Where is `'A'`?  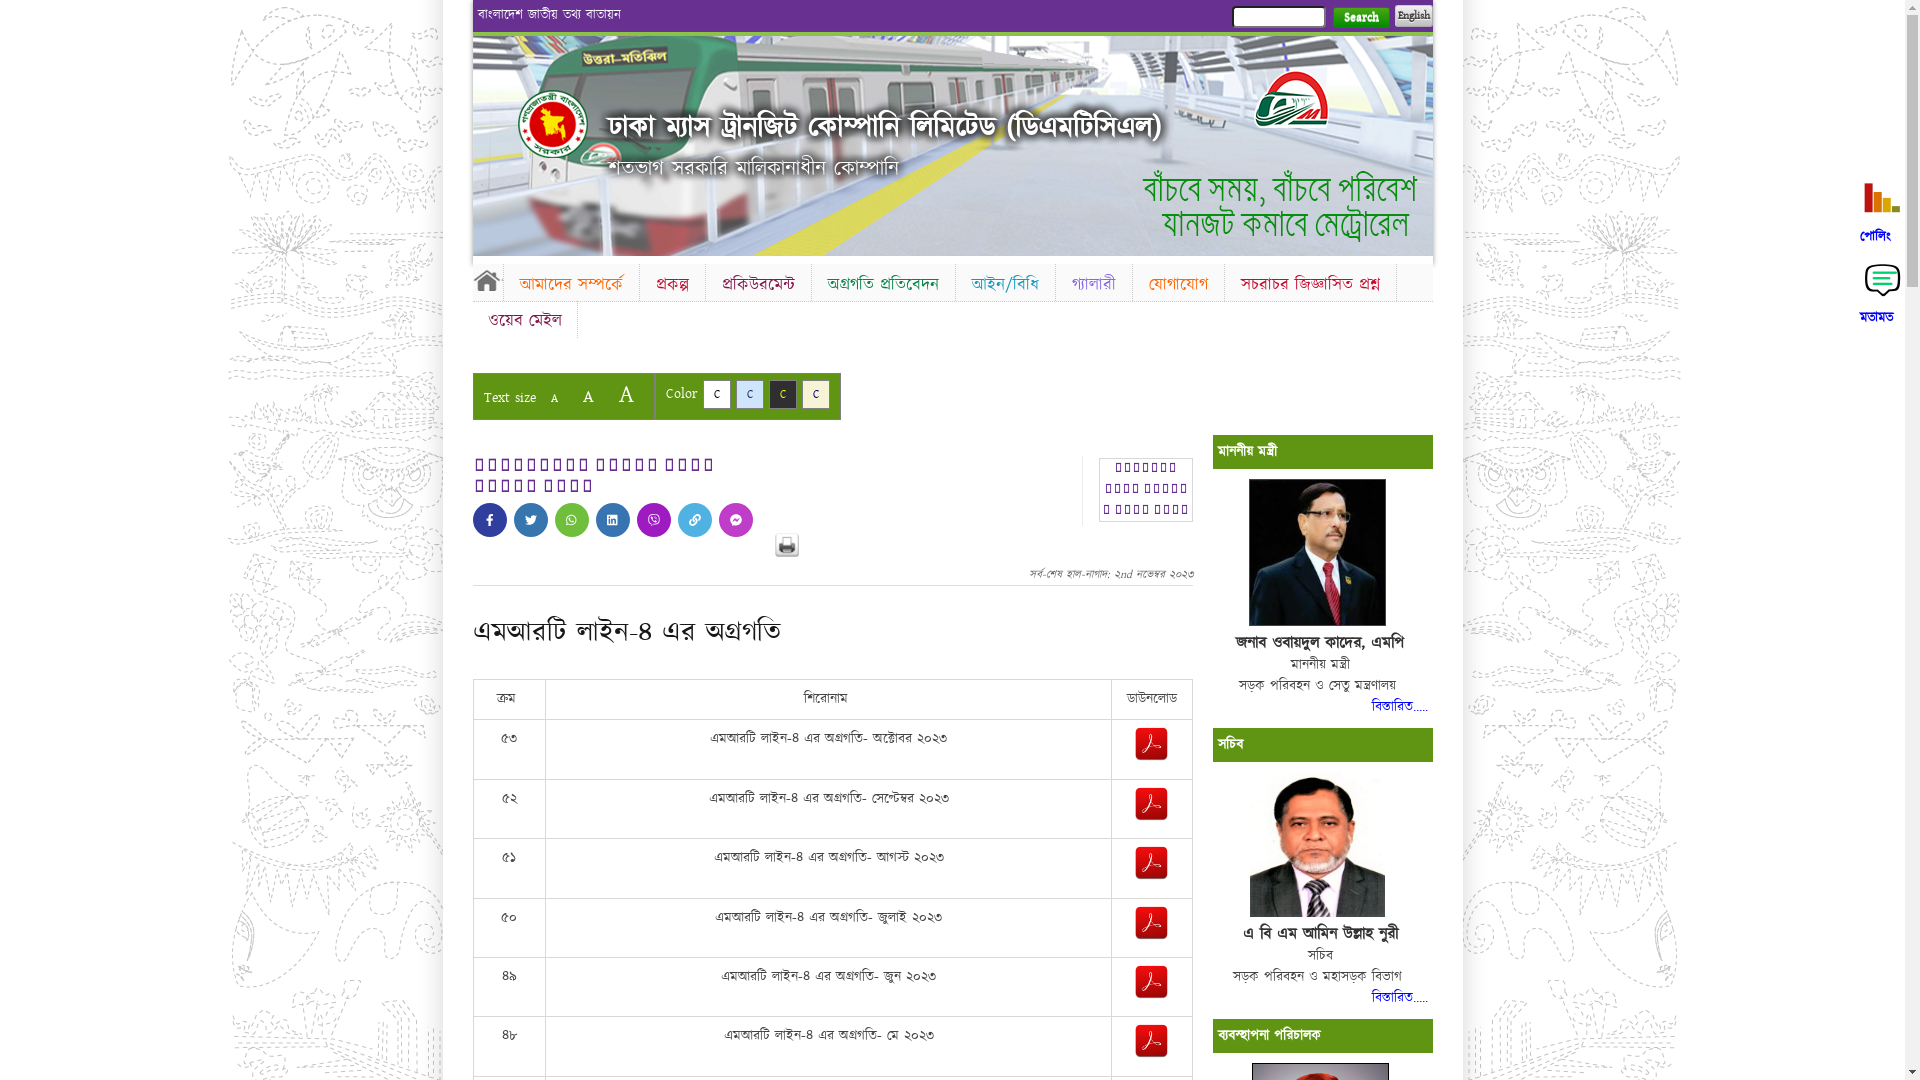 'A' is located at coordinates (586, 396).